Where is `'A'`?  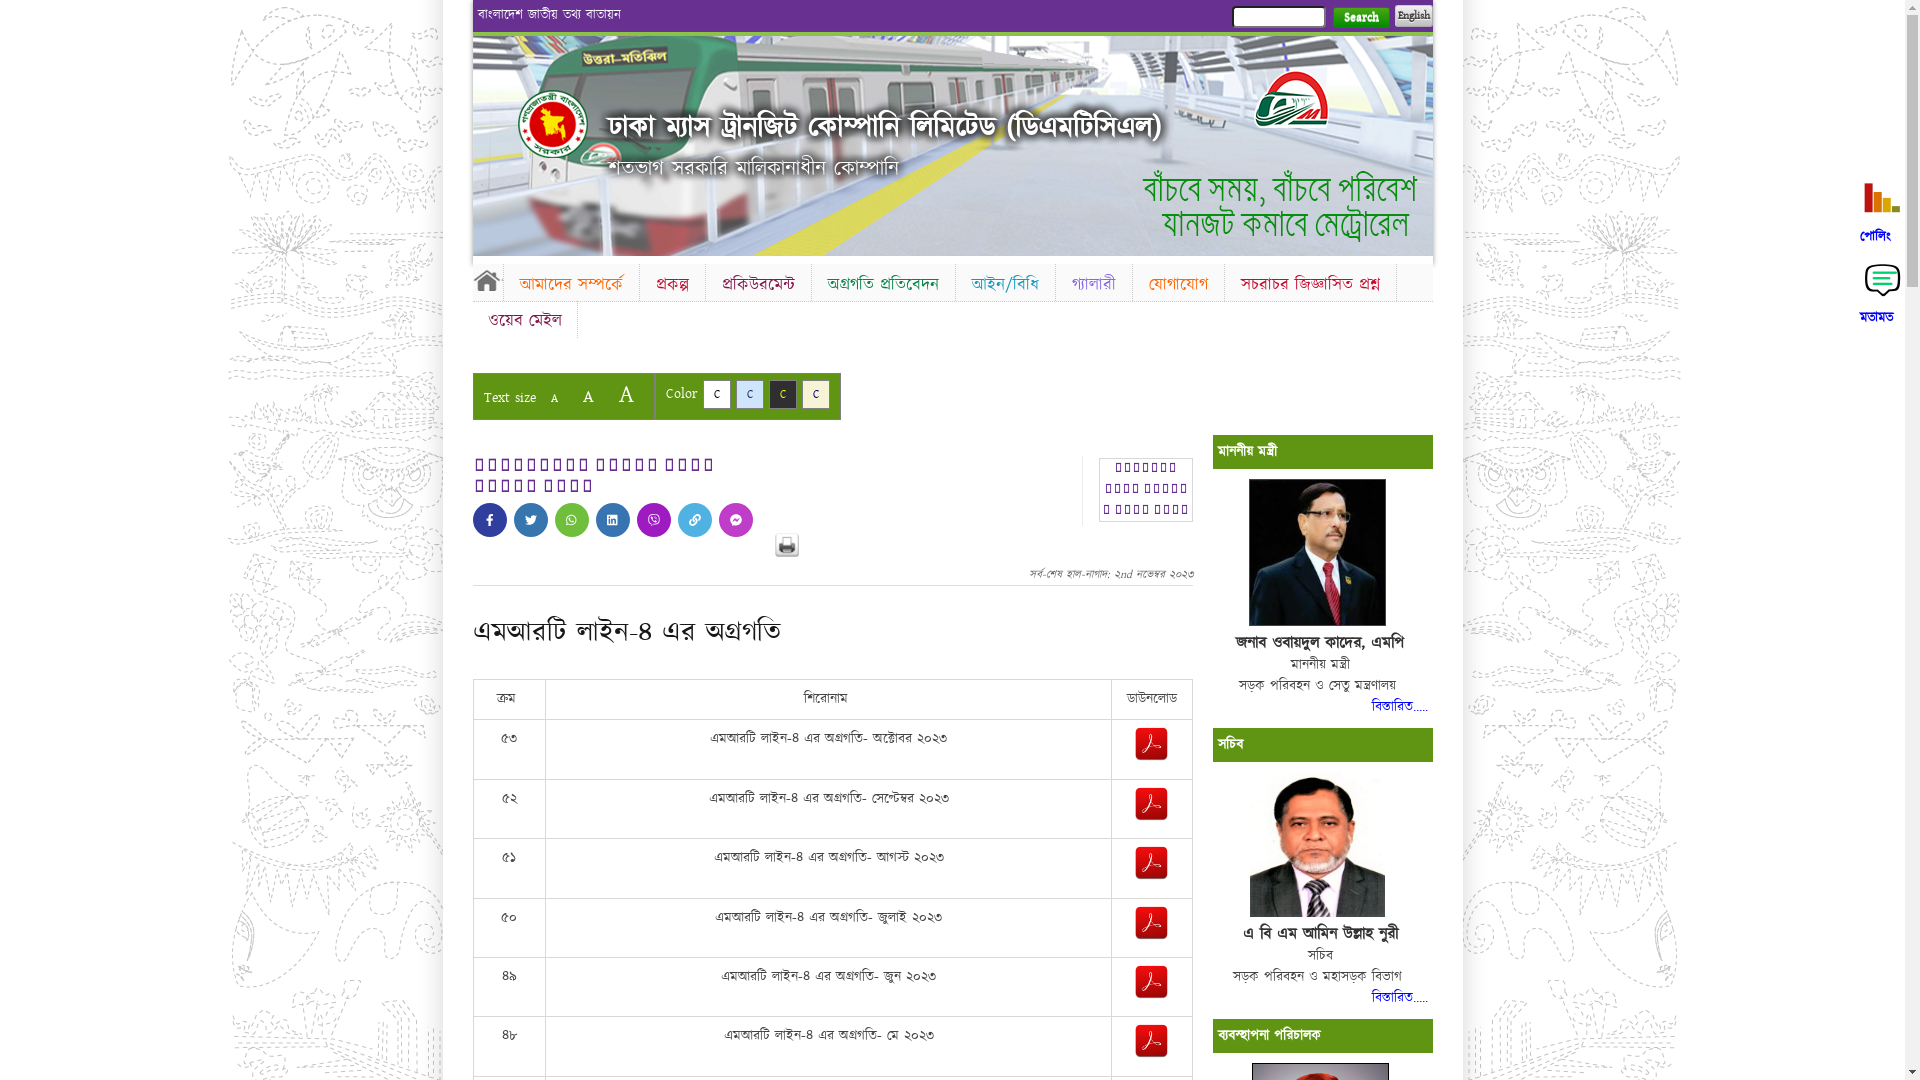 'A' is located at coordinates (586, 396).